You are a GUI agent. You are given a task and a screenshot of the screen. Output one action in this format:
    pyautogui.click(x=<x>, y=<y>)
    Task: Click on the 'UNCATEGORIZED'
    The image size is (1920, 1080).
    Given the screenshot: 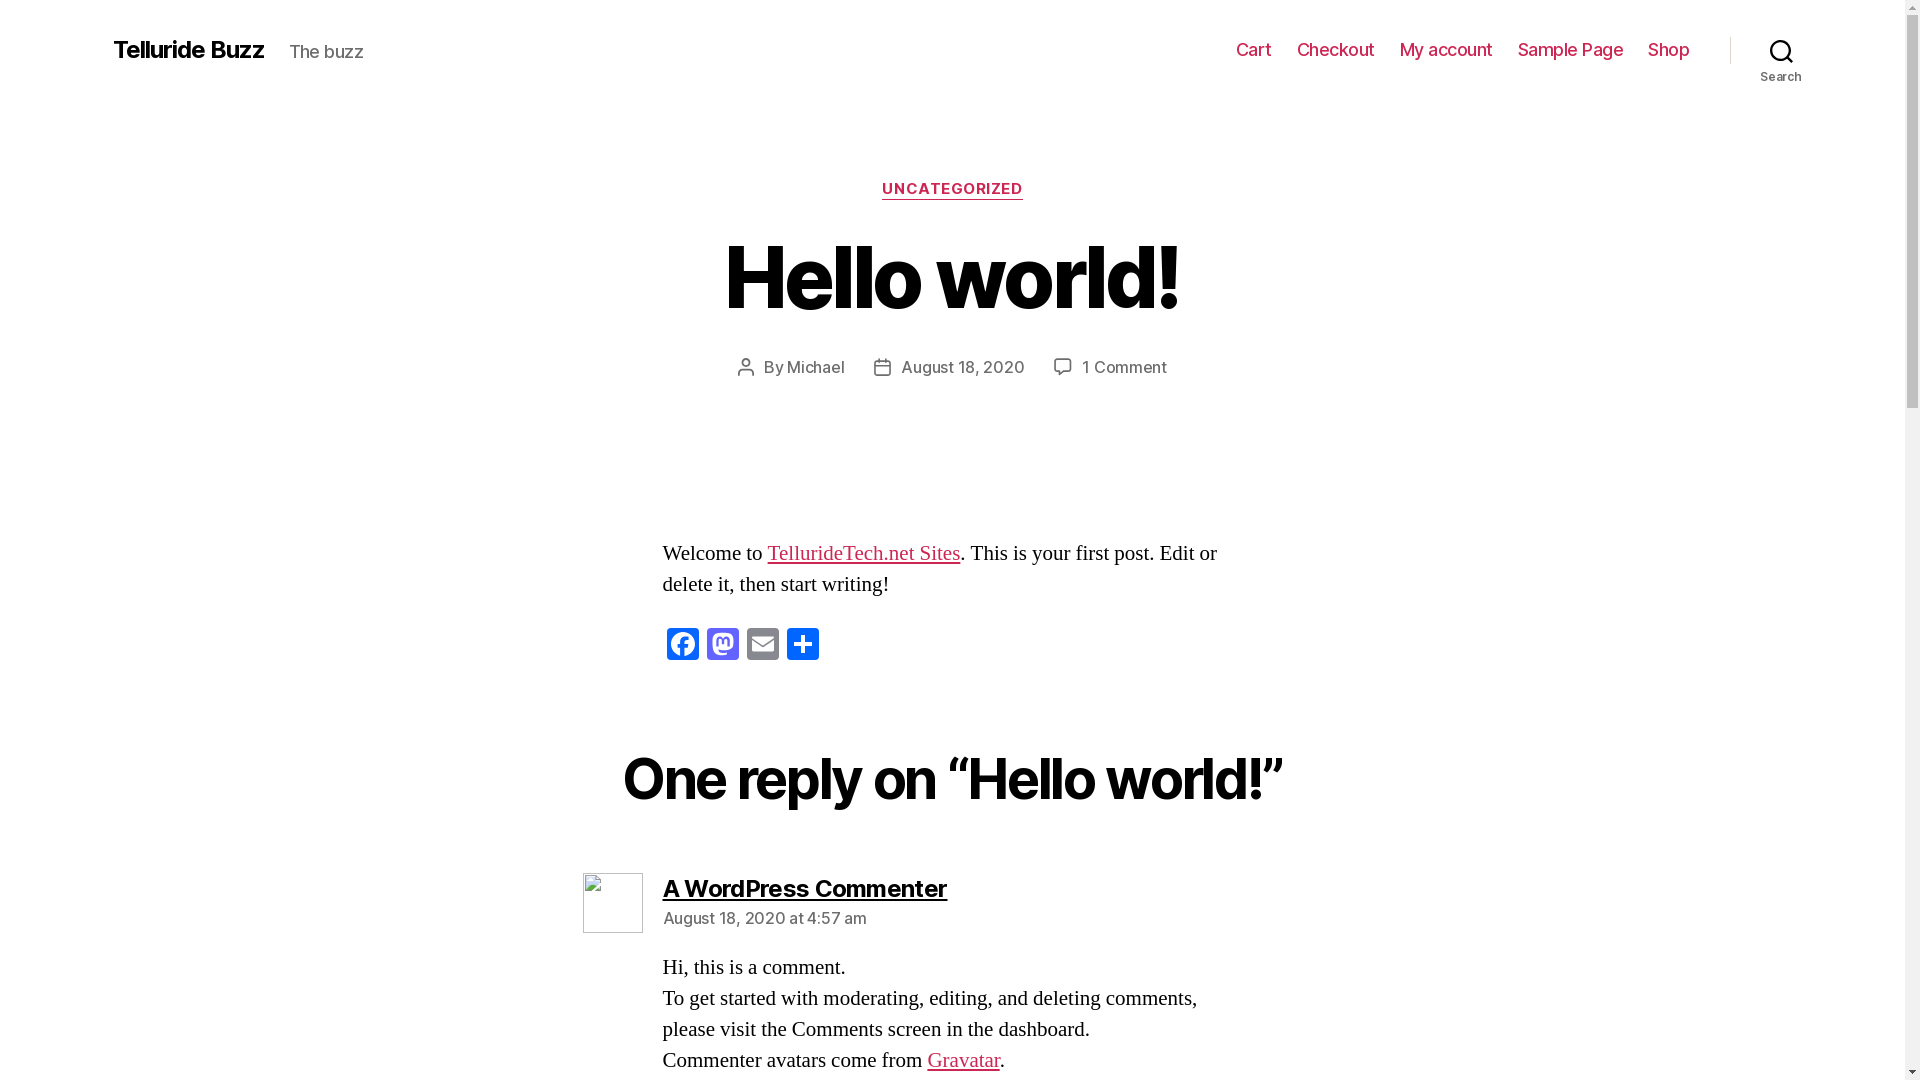 What is the action you would take?
    pyautogui.click(x=881, y=189)
    